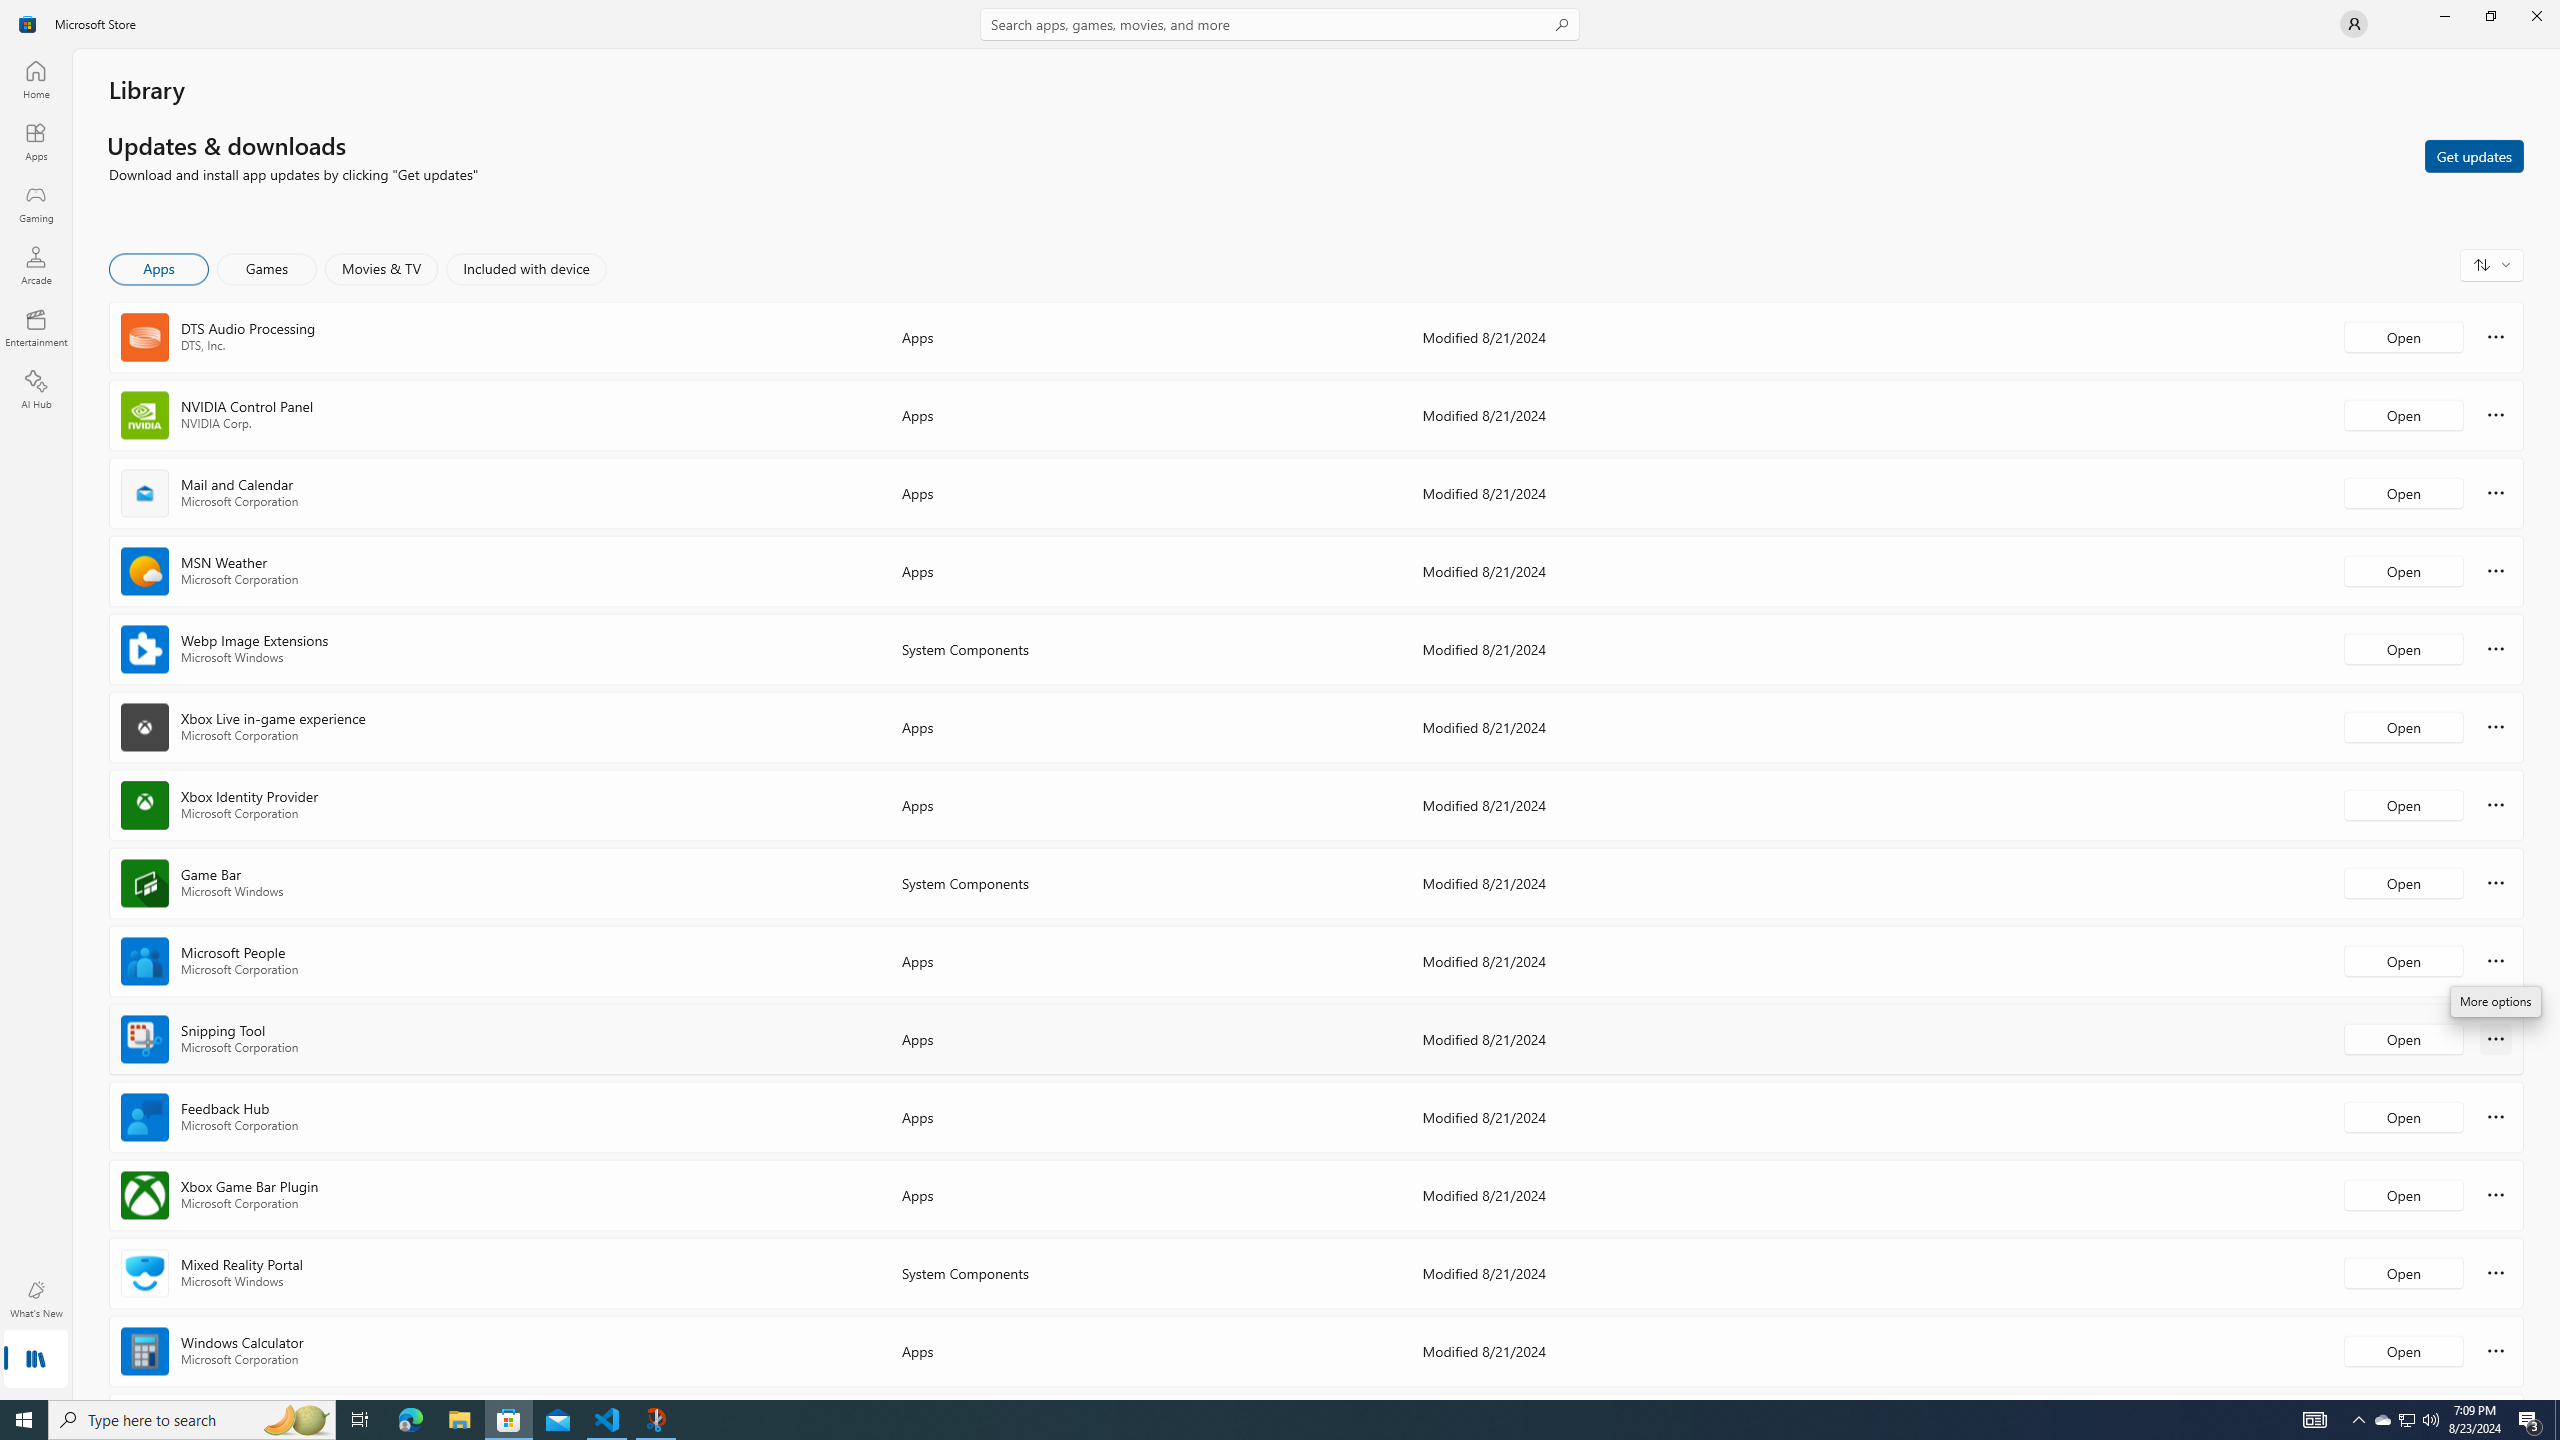  What do you see at coordinates (34, 264) in the screenshot?
I see `'Arcade'` at bounding box center [34, 264].